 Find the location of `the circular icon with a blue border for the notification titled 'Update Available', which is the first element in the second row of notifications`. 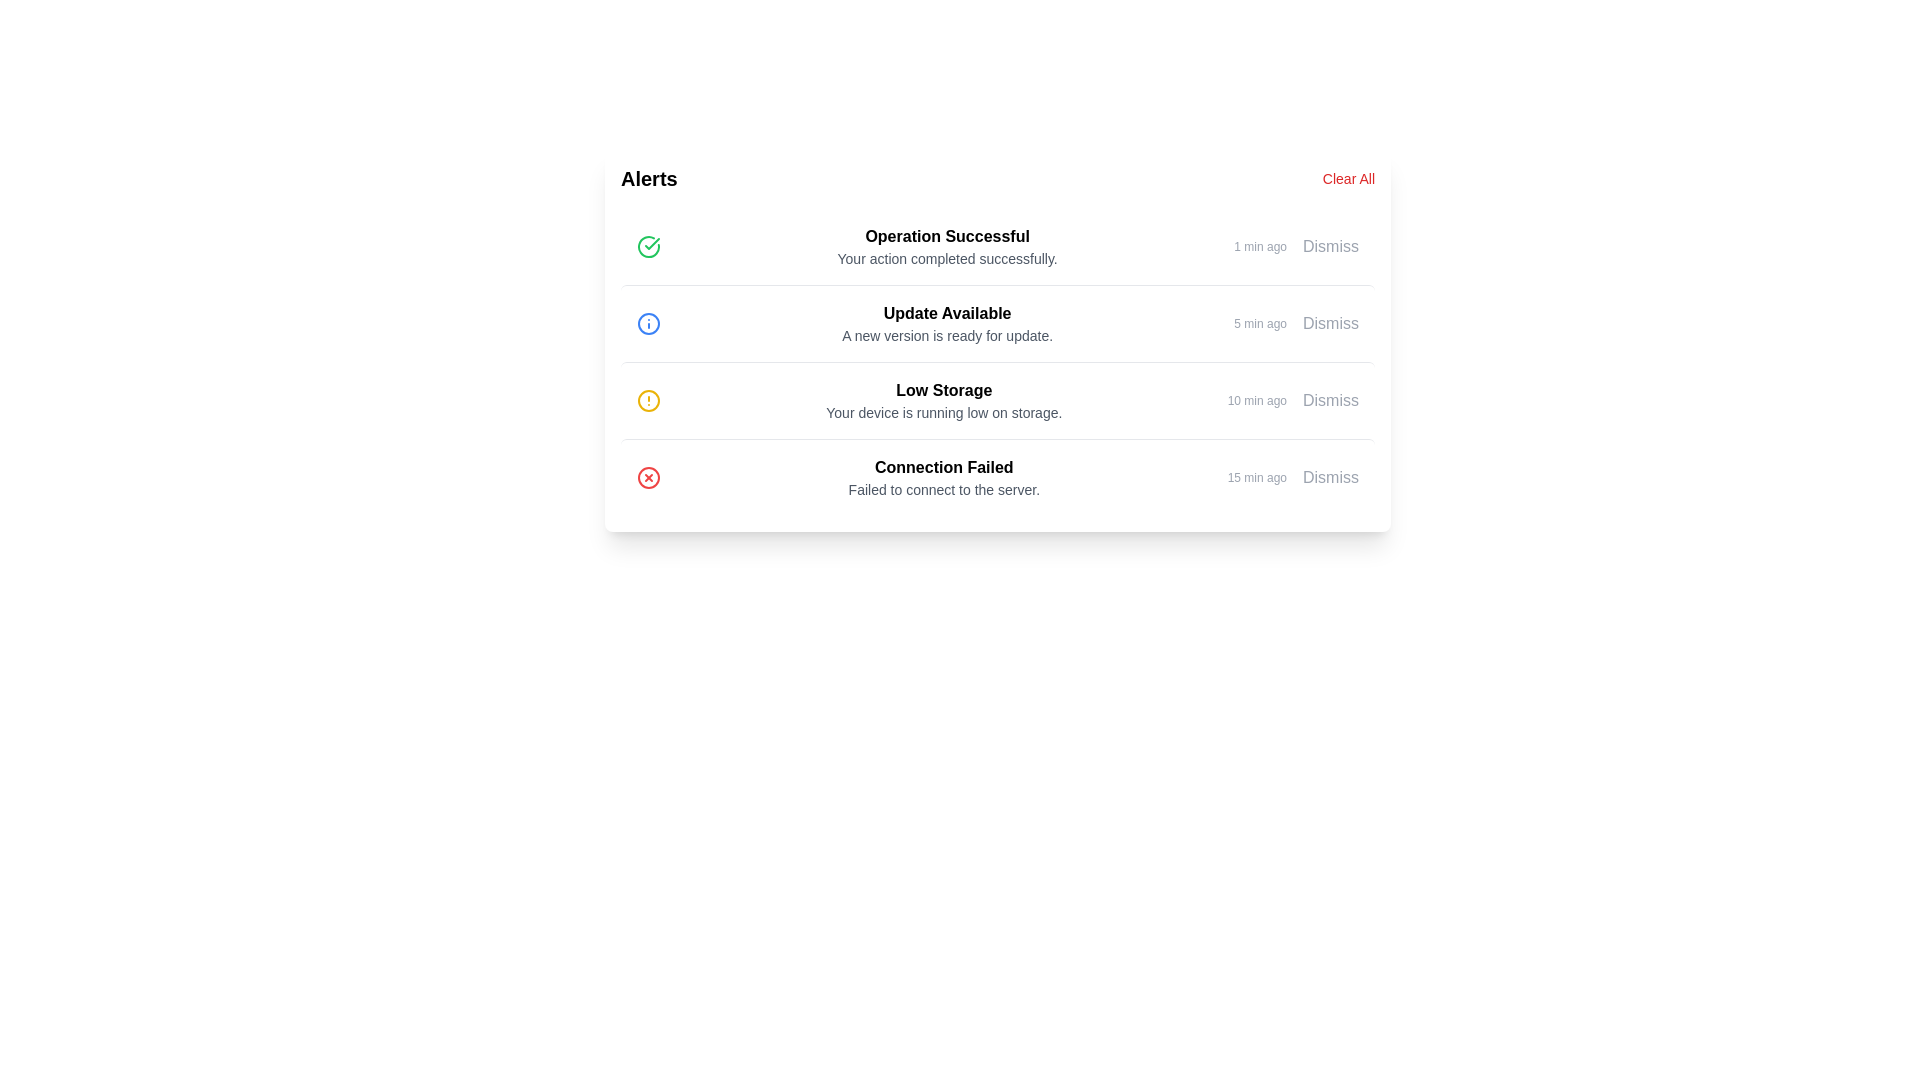

the circular icon with a blue border for the notification titled 'Update Available', which is the first element in the second row of notifications is located at coordinates (648, 323).